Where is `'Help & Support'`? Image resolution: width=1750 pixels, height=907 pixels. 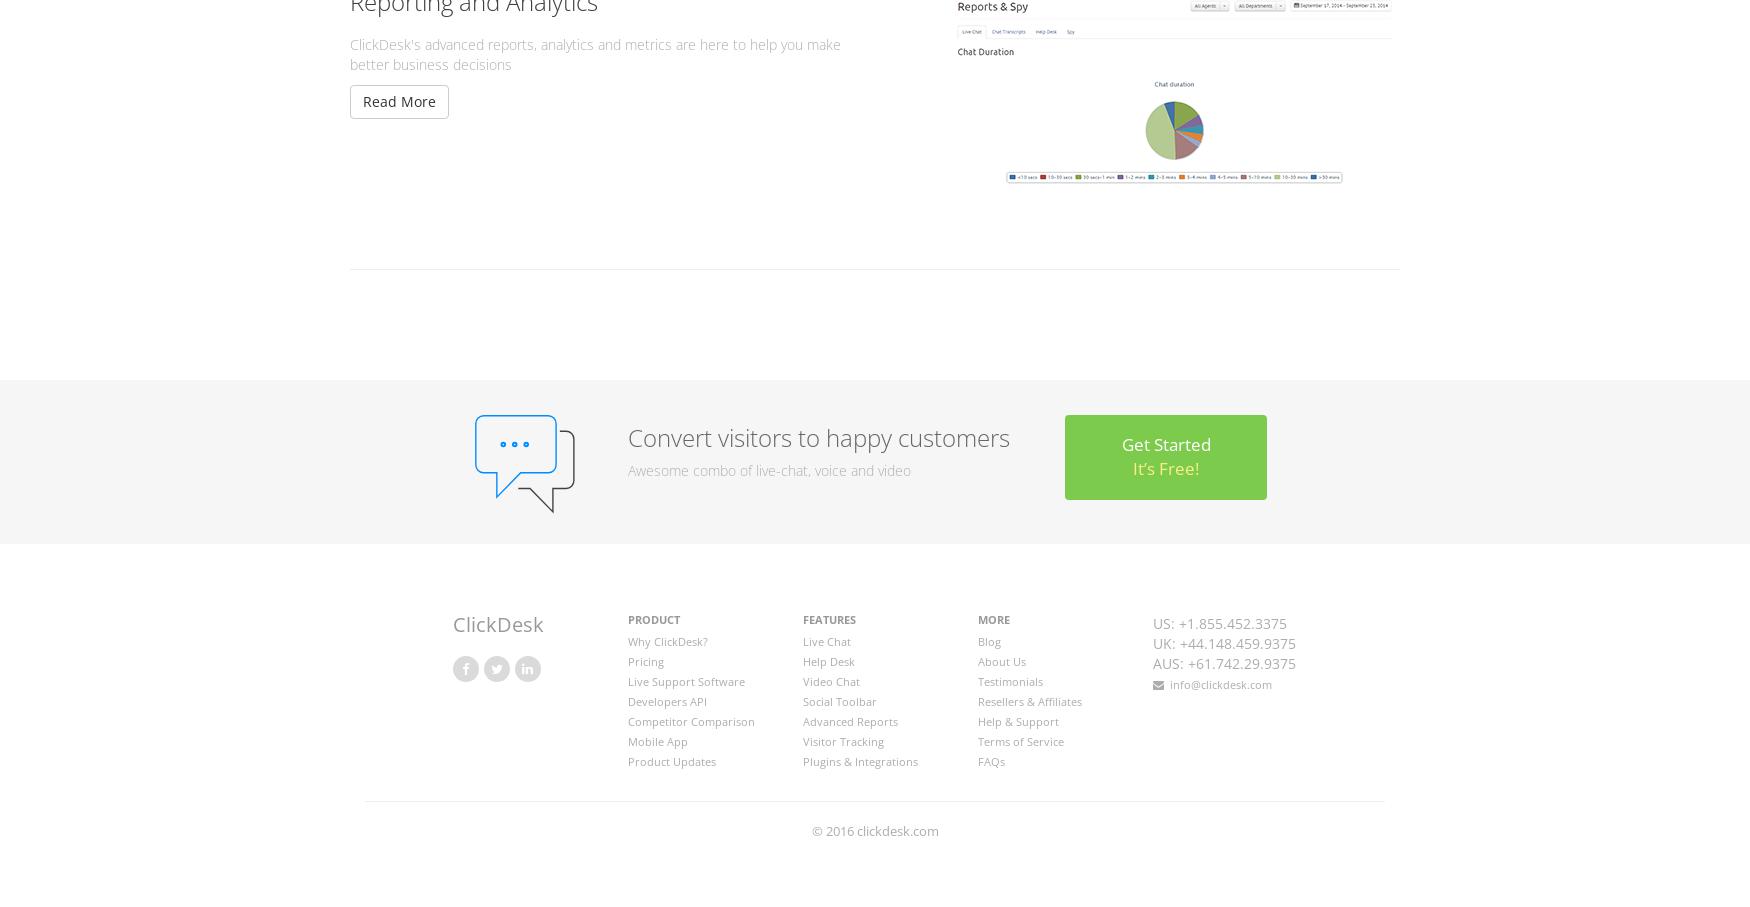
'Help & Support' is located at coordinates (1016, 720).